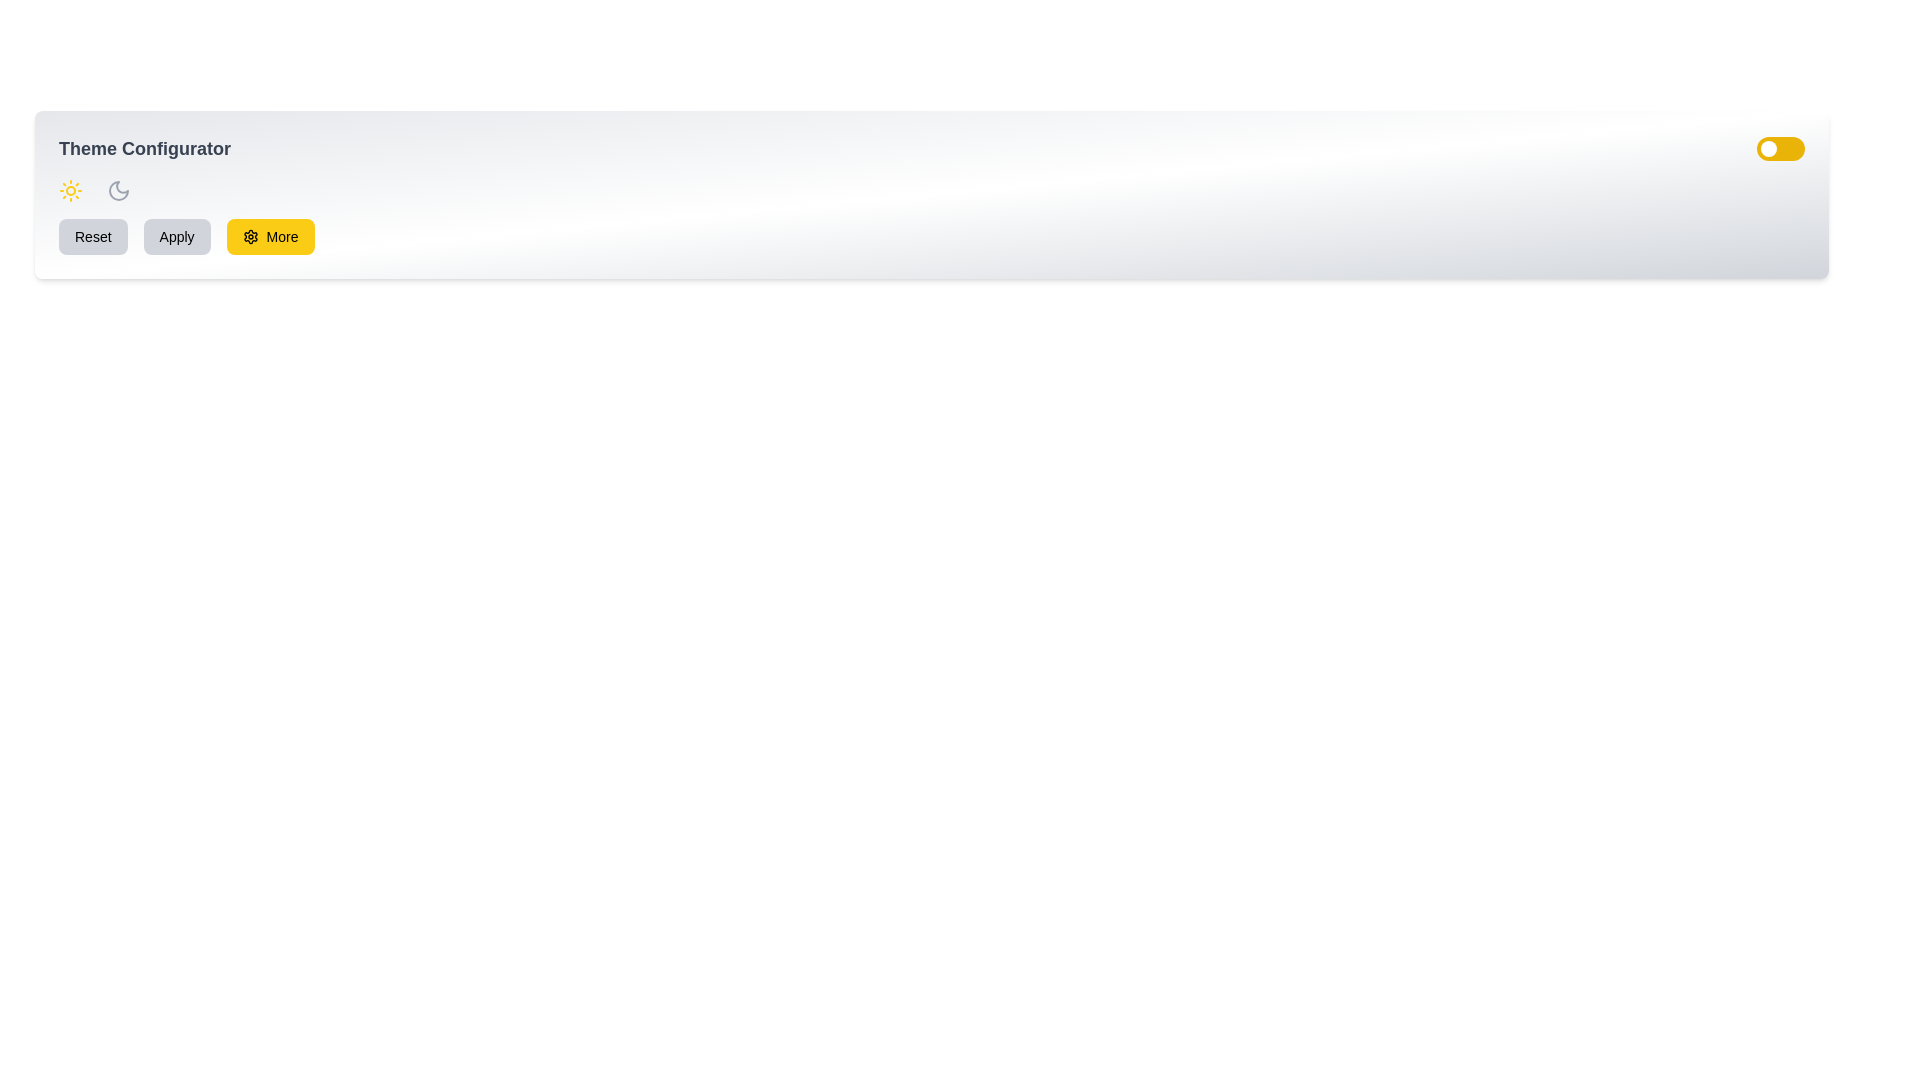 The image size is (1920, 1080). Describe the element at coordinates (281, 235) in the screenshot. I see `the configuration button located in the top-center section of the interface` at that location.